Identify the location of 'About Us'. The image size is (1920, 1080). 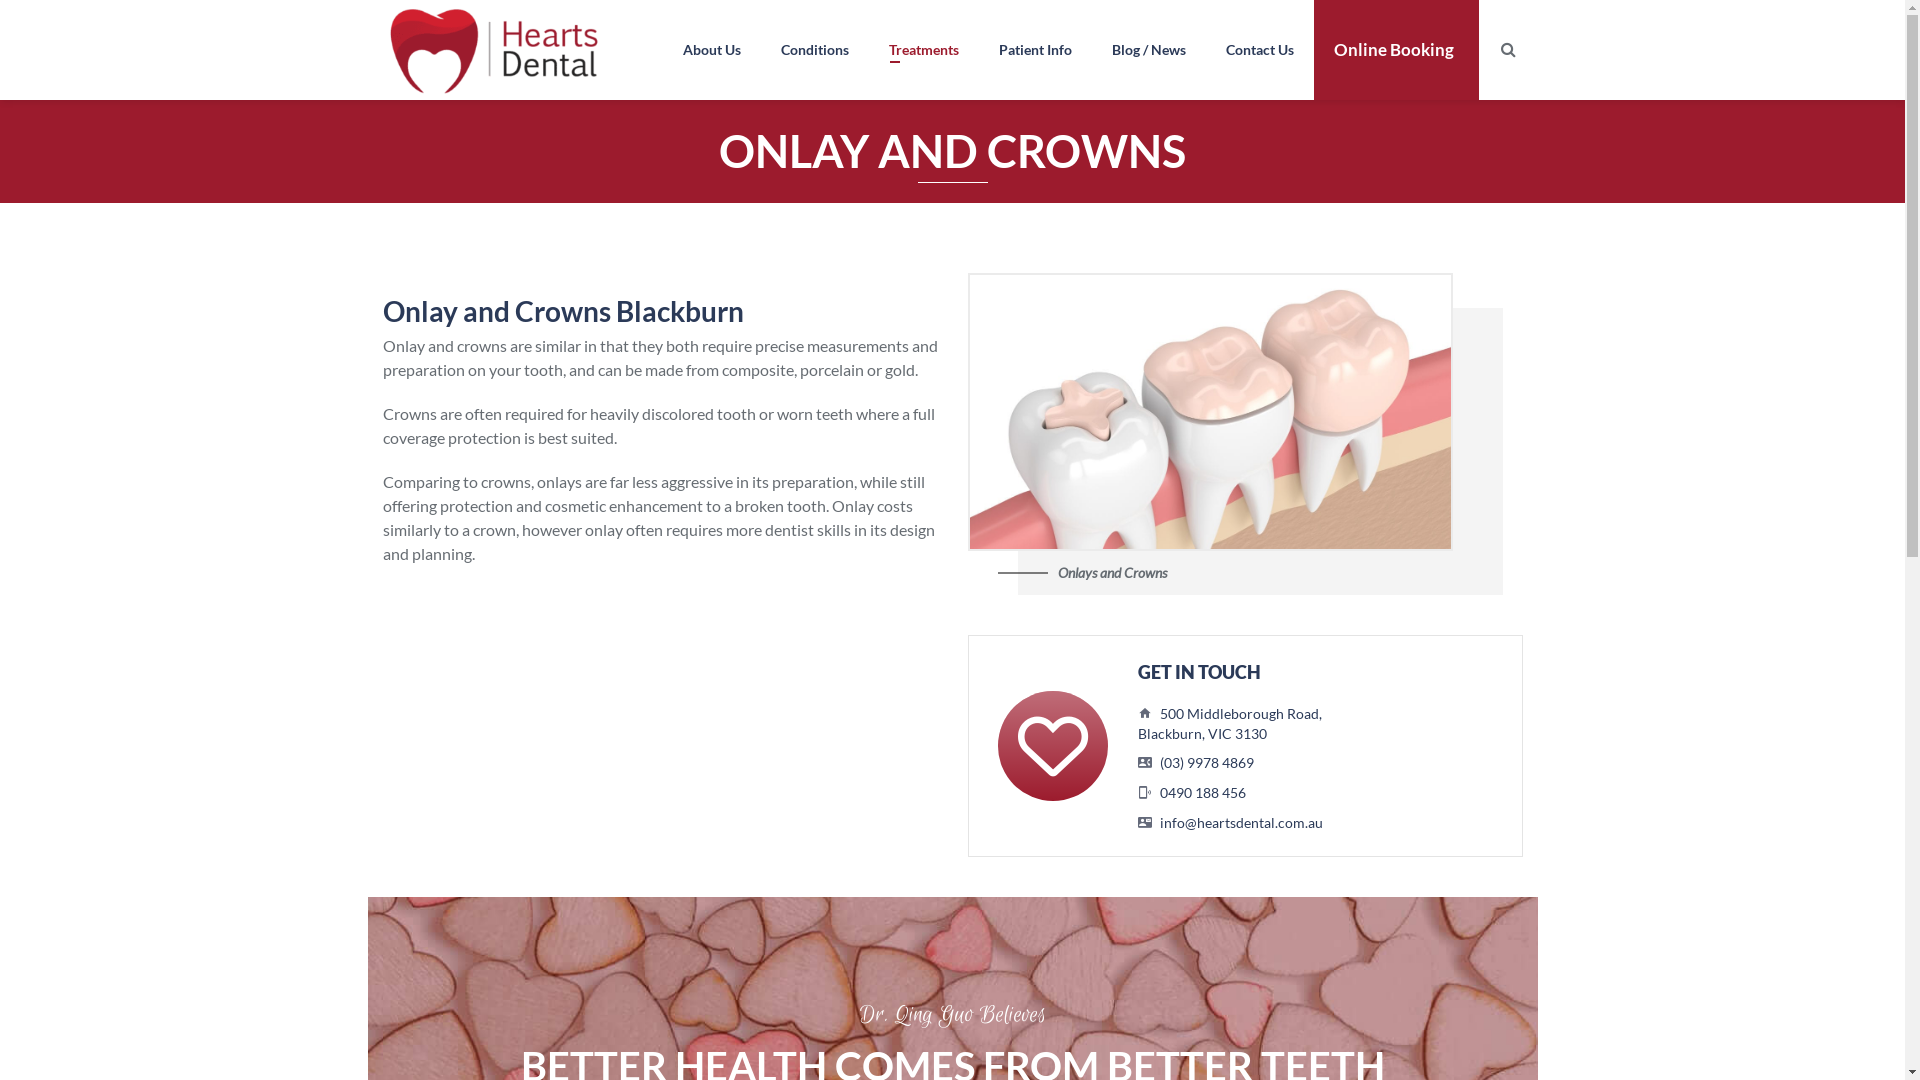
(710, 49).